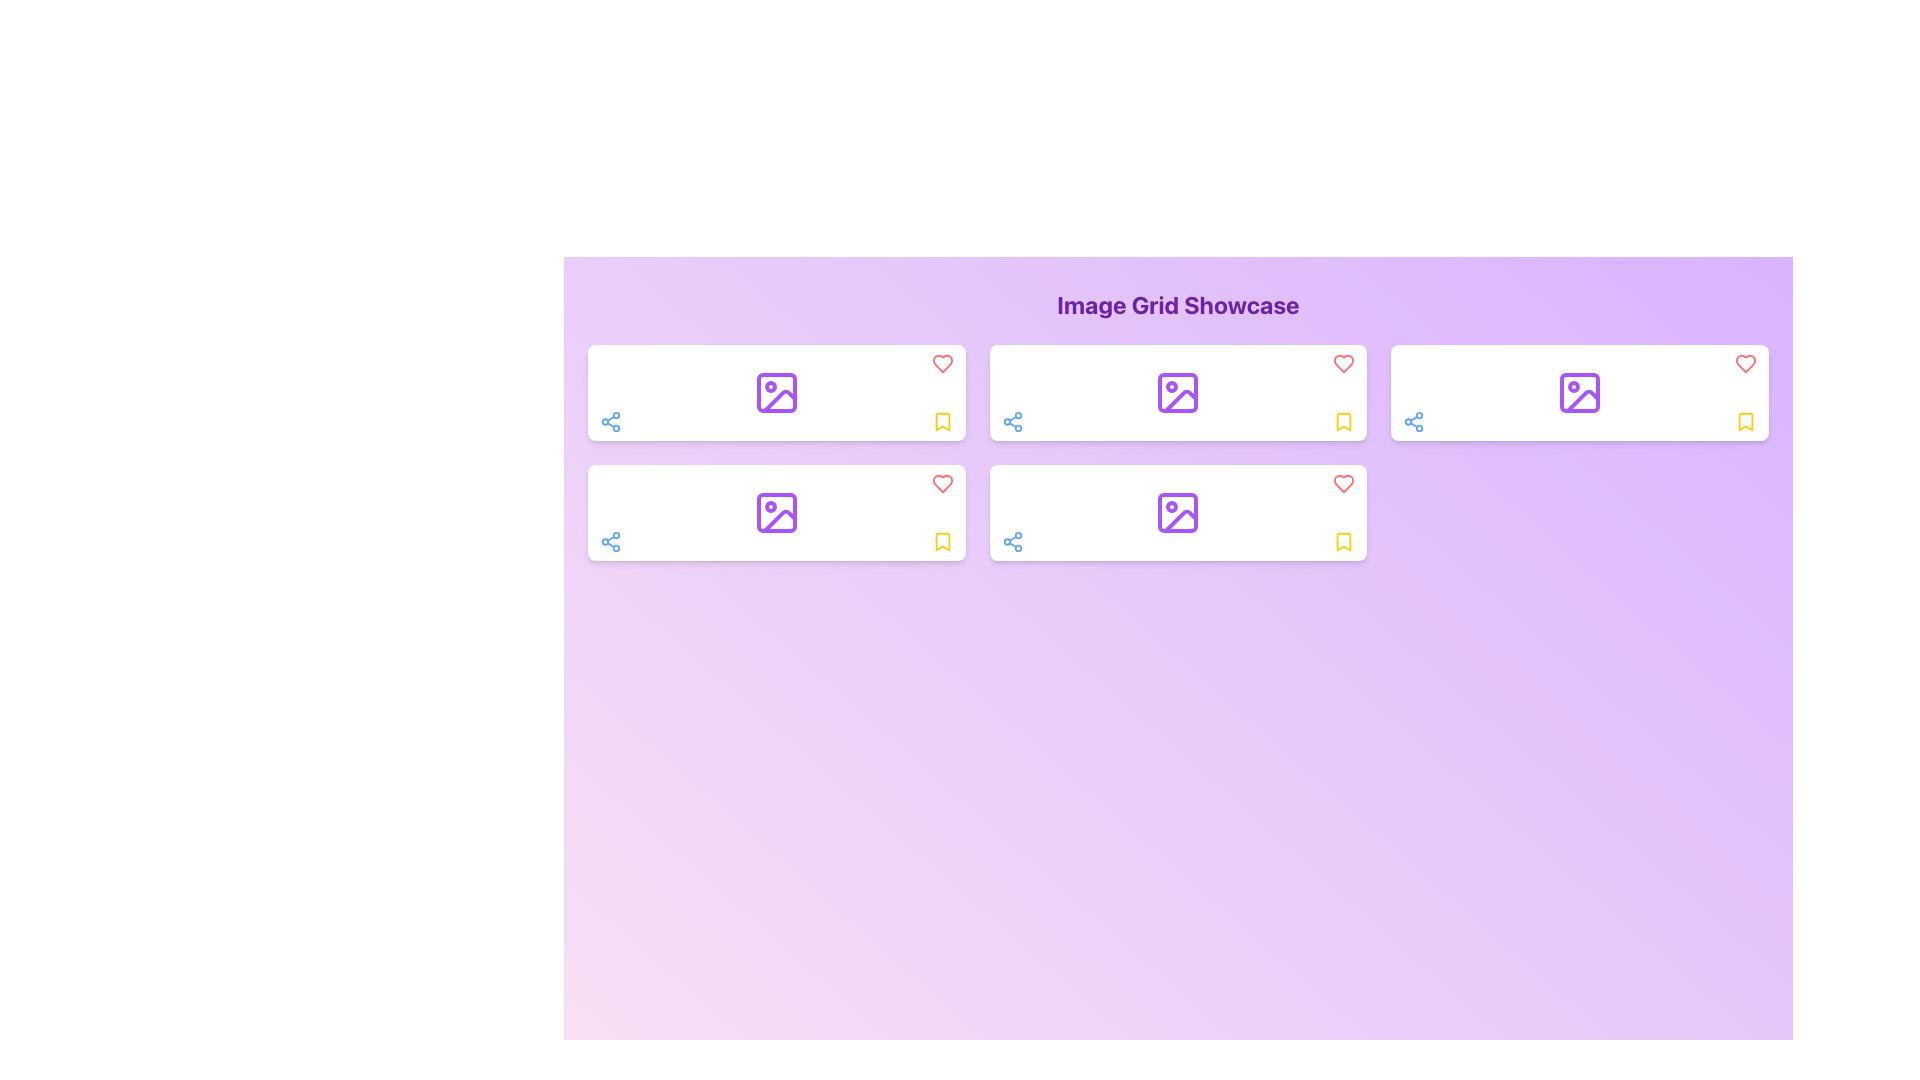 This screenshot has width=1920, height=1080. What do you see at coordinates (941, 363) in the screenshot?
I see `the favorite or like button located` at bounding box center [941, 363].